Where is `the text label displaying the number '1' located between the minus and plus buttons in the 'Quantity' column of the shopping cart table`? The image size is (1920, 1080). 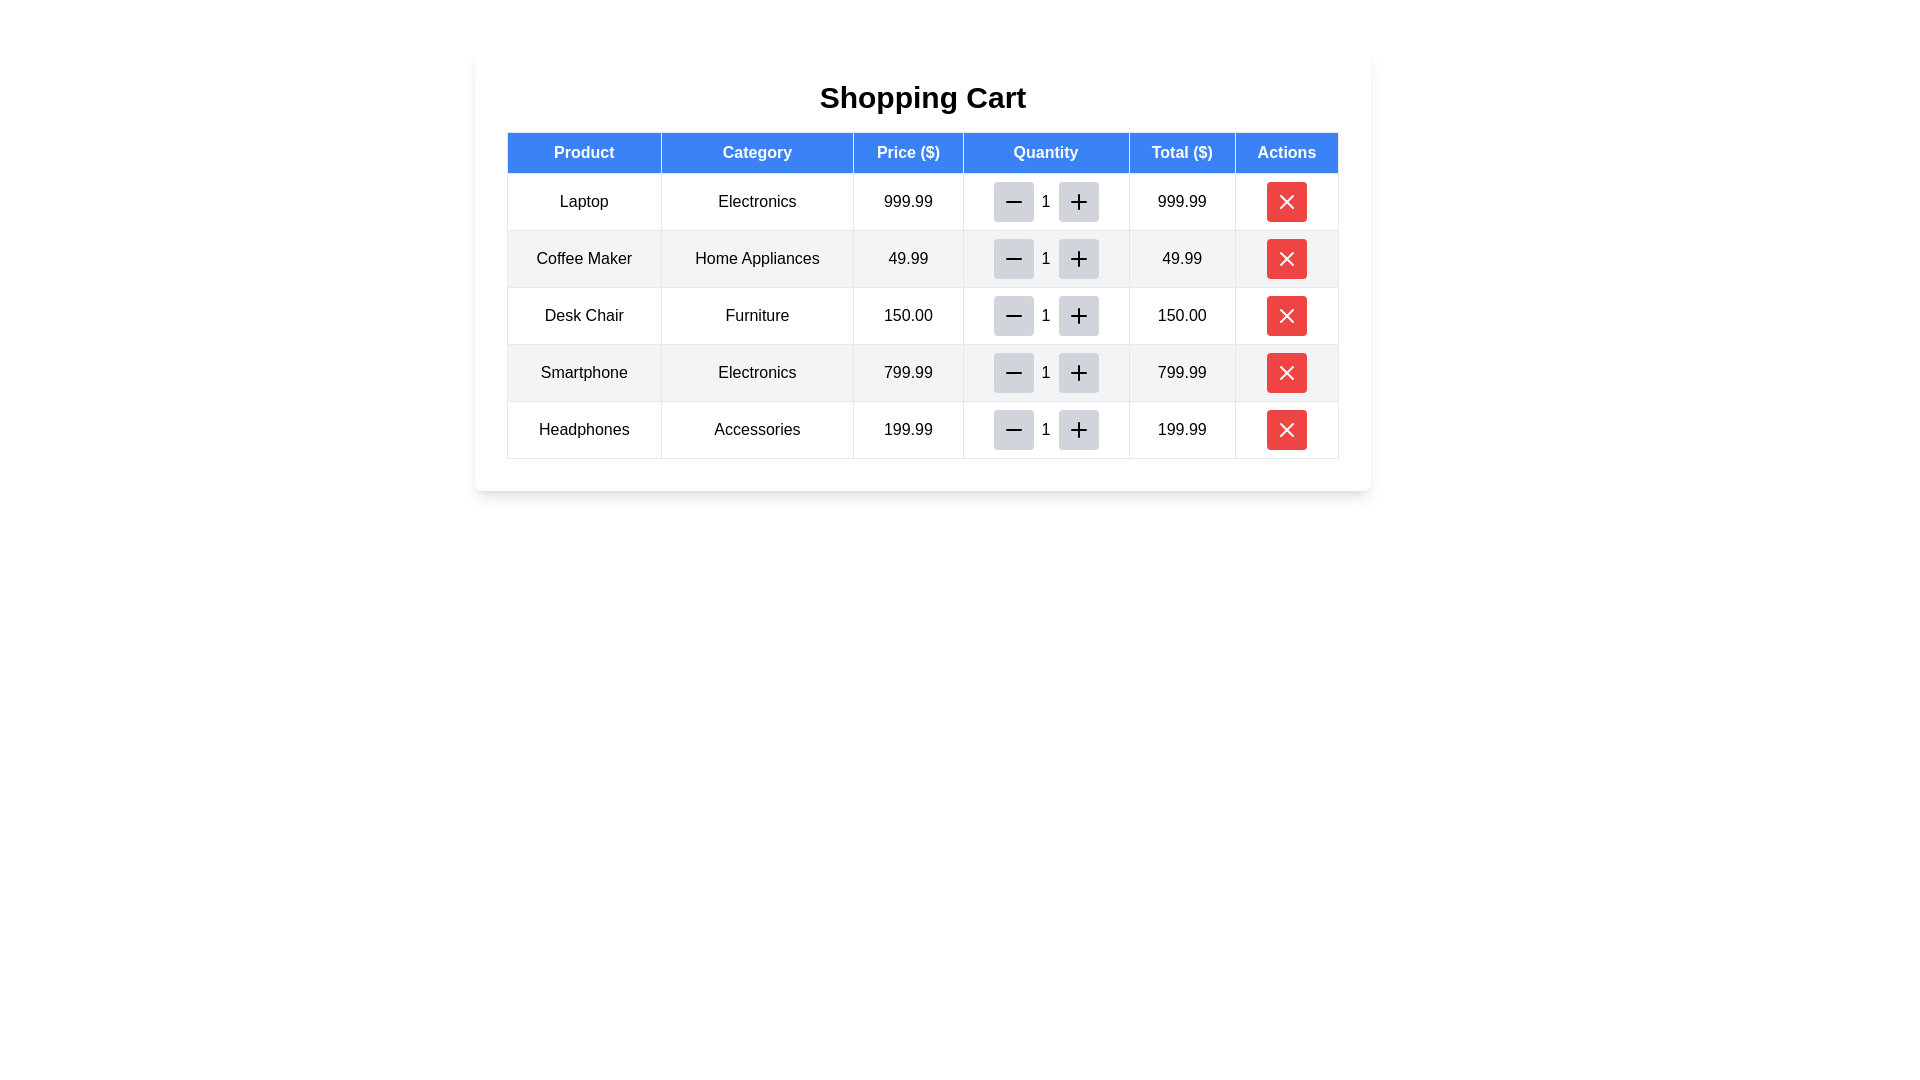
the text label displaying the number '1' located between the minus and plus buttons in the 'Quantity' column of the shopping cart table is located at coordinates (1045, 201).